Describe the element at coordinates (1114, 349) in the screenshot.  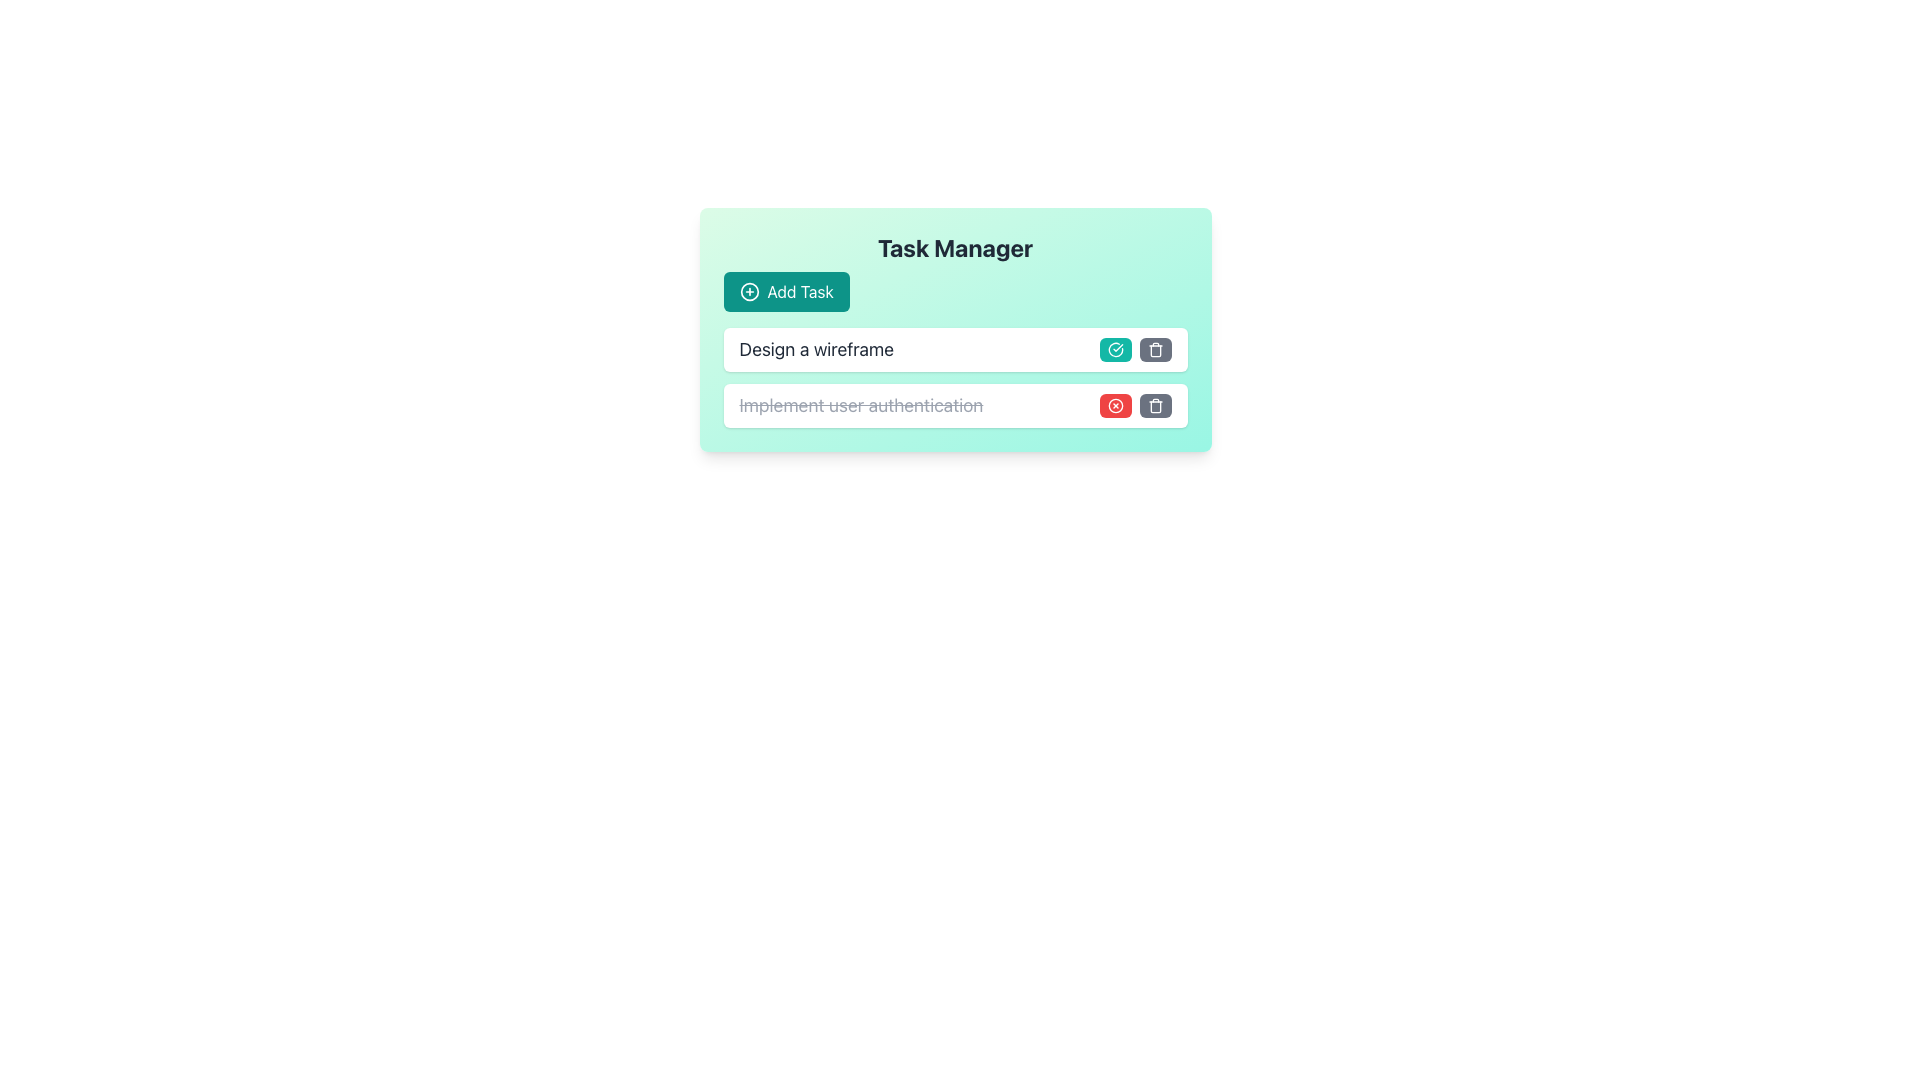
I see `the circular checkmark icon with a teal background located beside the 'Design a wireframe' task` at that location.